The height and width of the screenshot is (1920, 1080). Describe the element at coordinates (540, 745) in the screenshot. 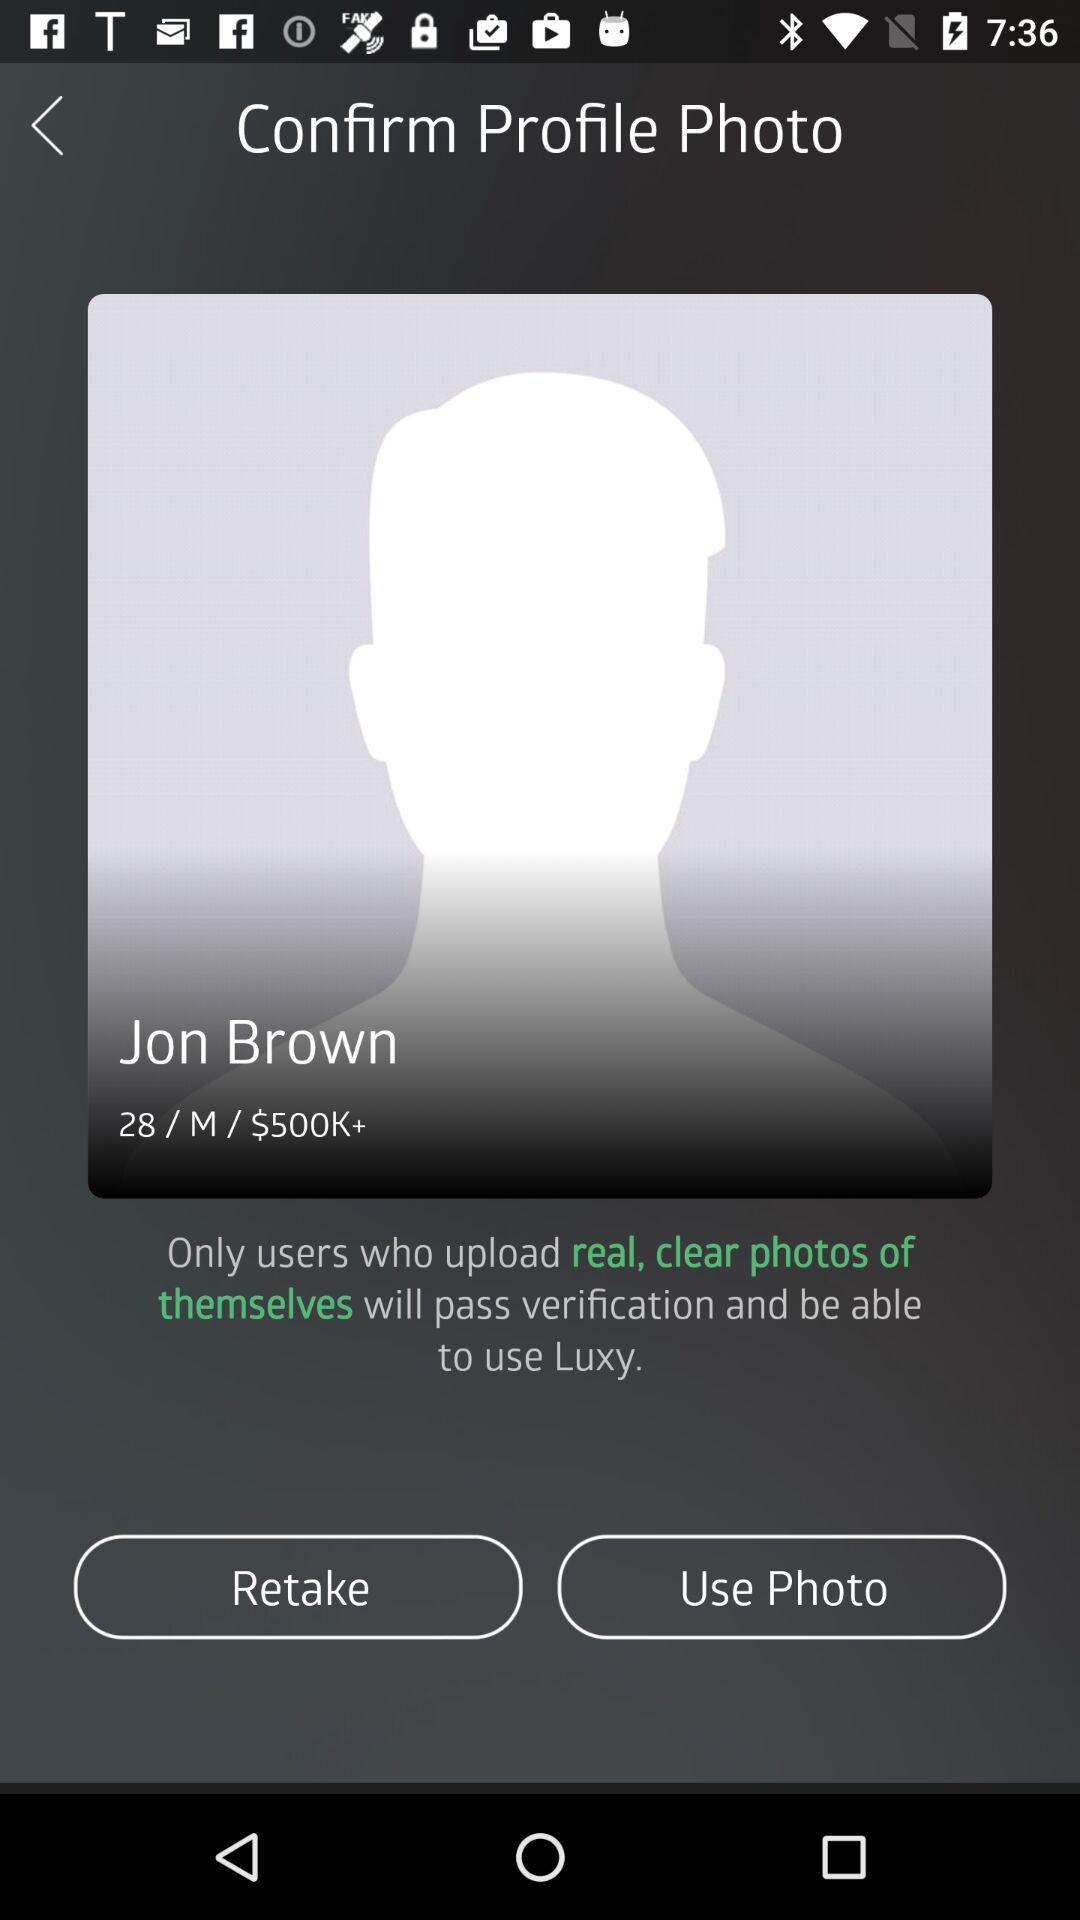

I see `expand picture` at that location.